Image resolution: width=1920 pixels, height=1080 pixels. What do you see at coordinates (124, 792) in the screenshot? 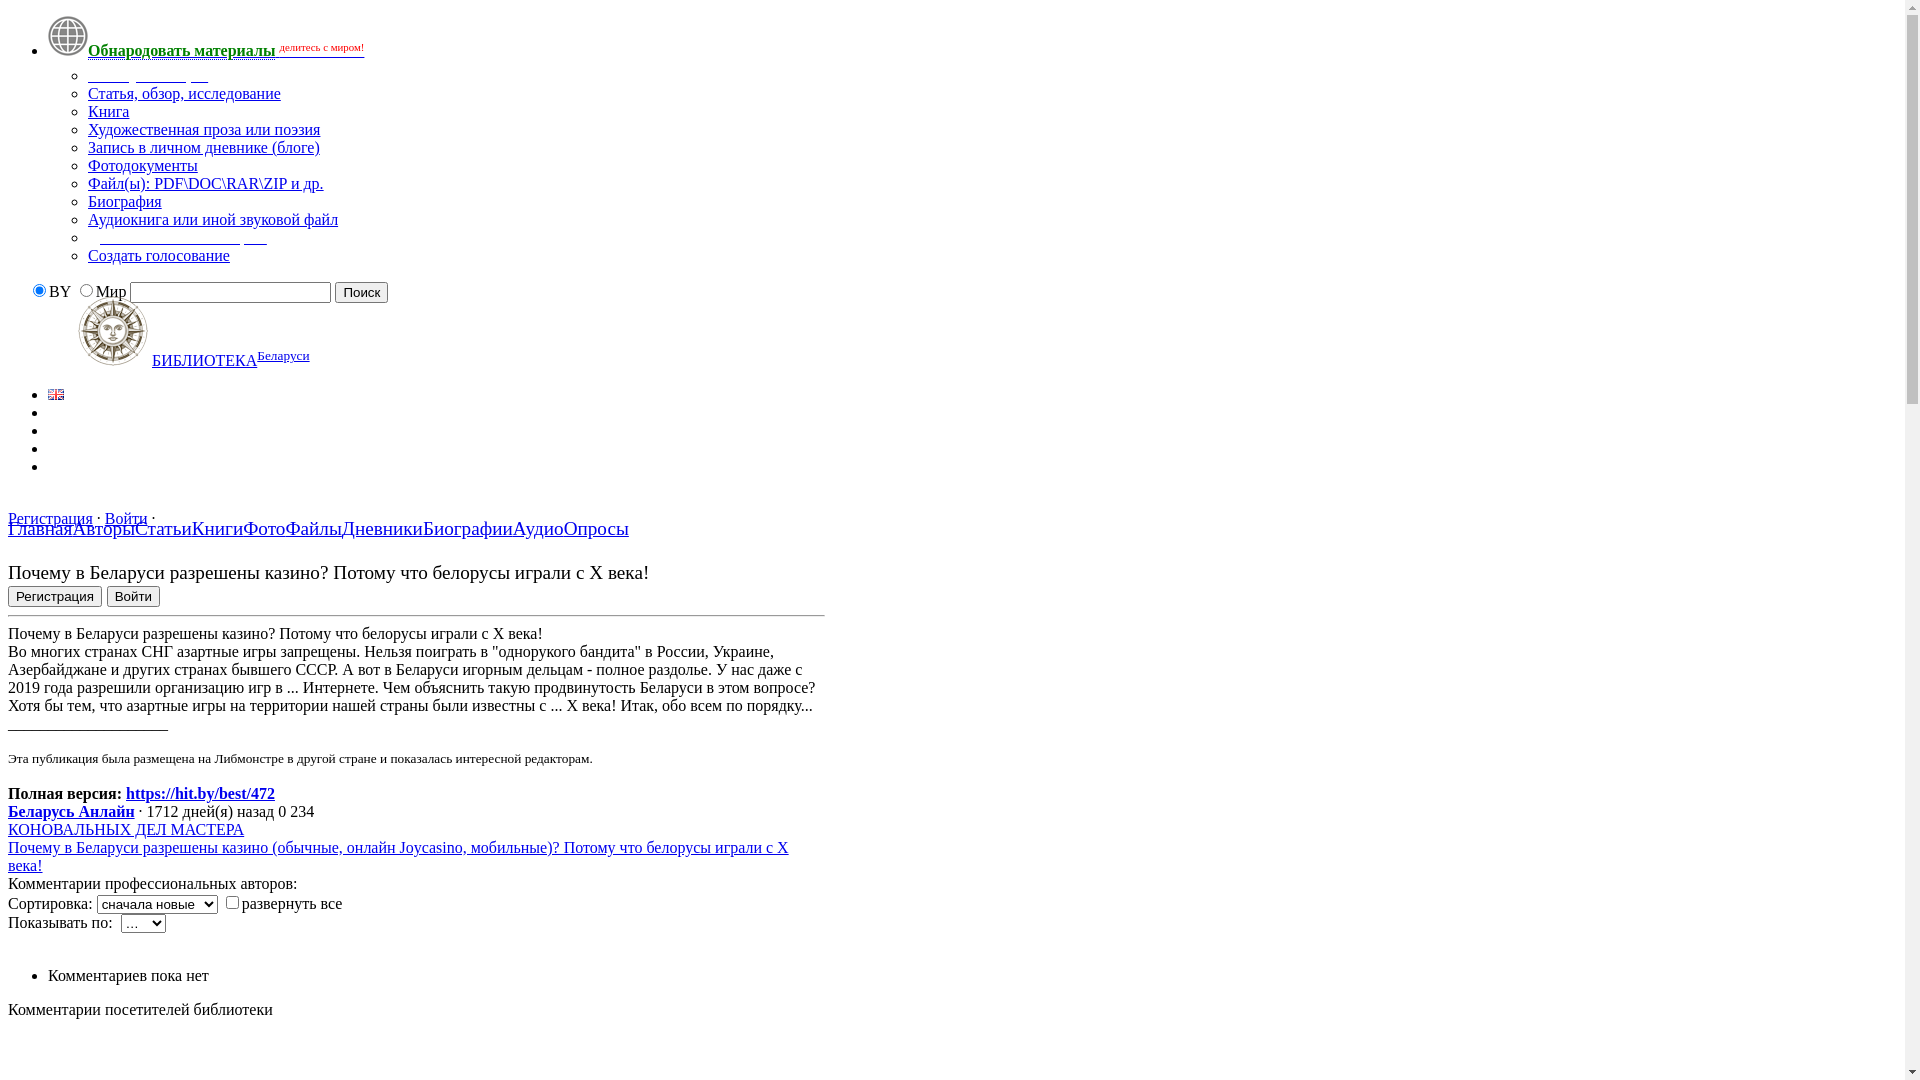
I see `'https://hit.by/best/472'` at bounding box center [124, 792].